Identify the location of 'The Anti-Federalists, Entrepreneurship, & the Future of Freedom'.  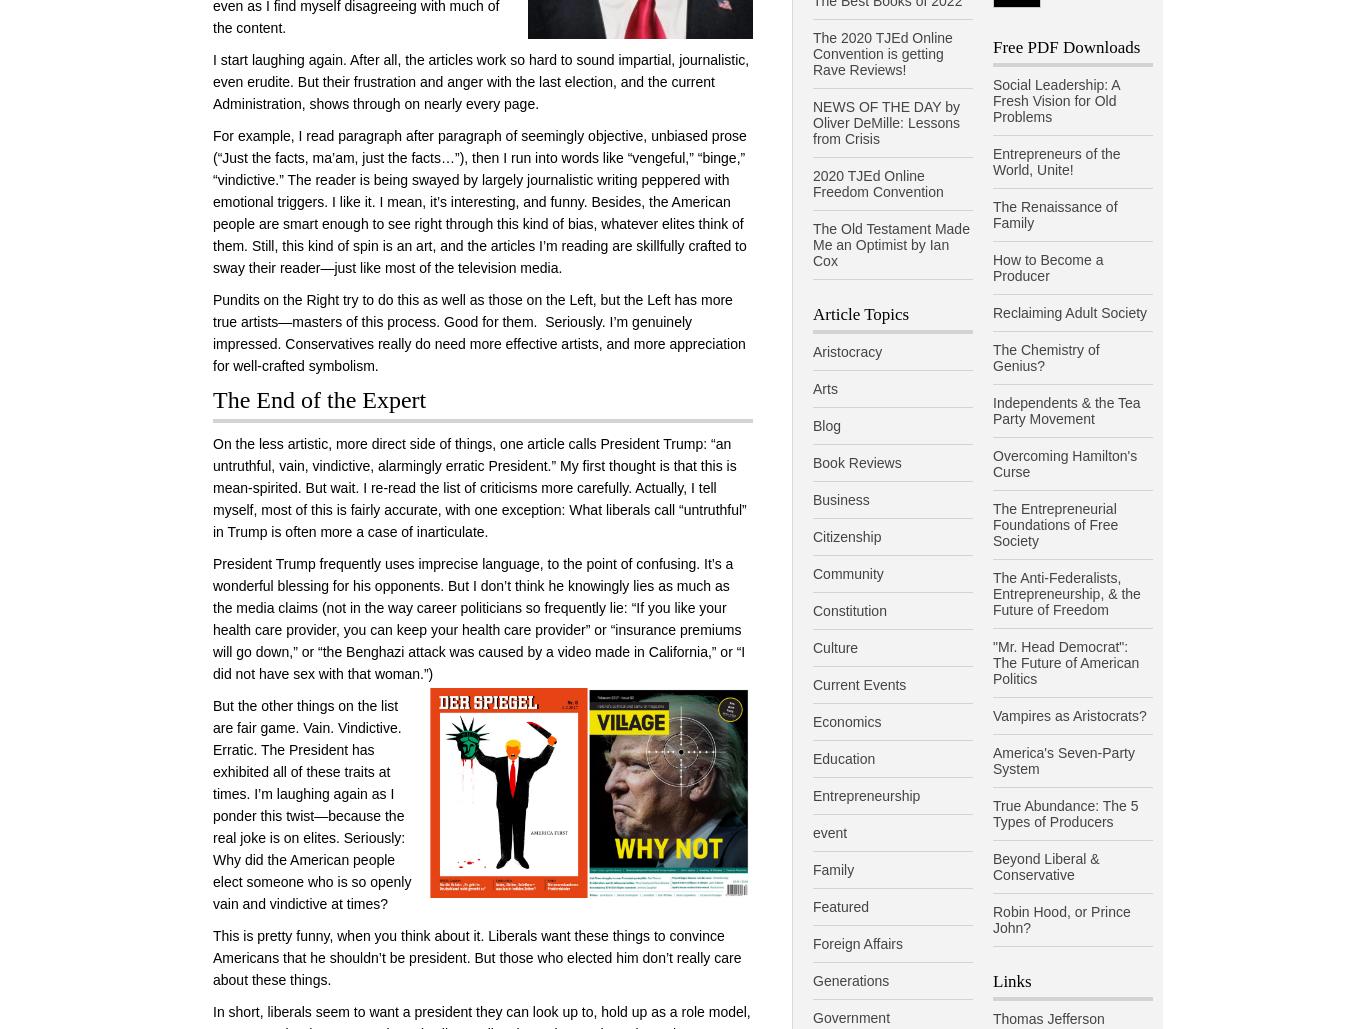
(1065, 593).